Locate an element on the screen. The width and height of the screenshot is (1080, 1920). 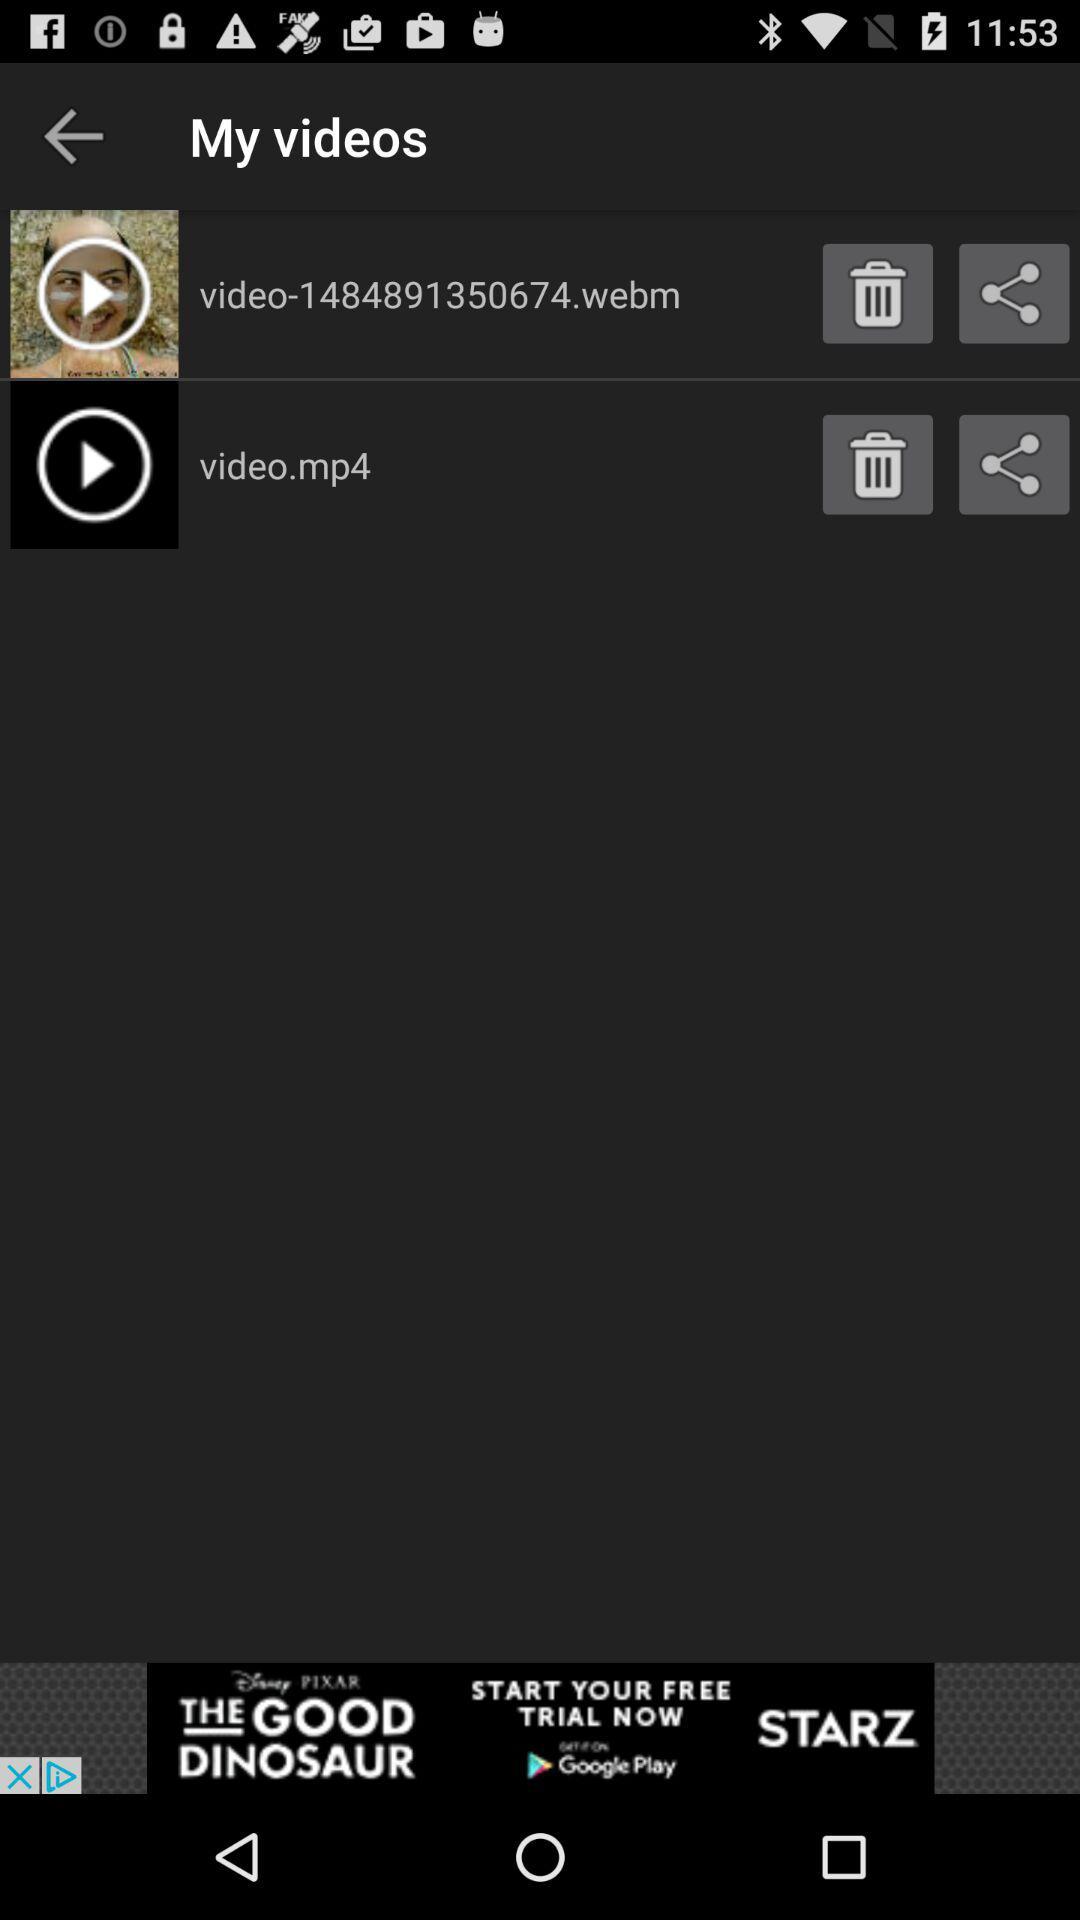
shows the advertisement tab is located at coordinates (540, 1727).